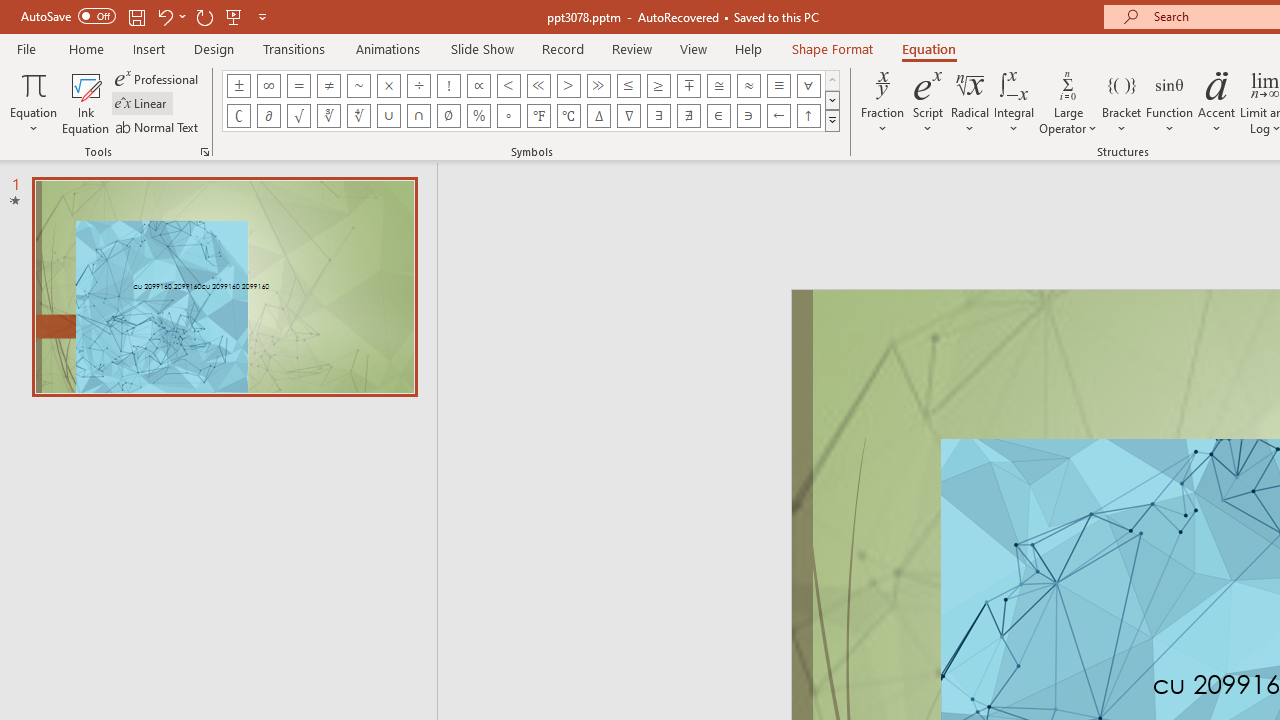  What do you see at coordinates (689, 115) in the screenshot?
I see `'Equation Symbol There Does Not Exist'` at bounding box center [689, 115].